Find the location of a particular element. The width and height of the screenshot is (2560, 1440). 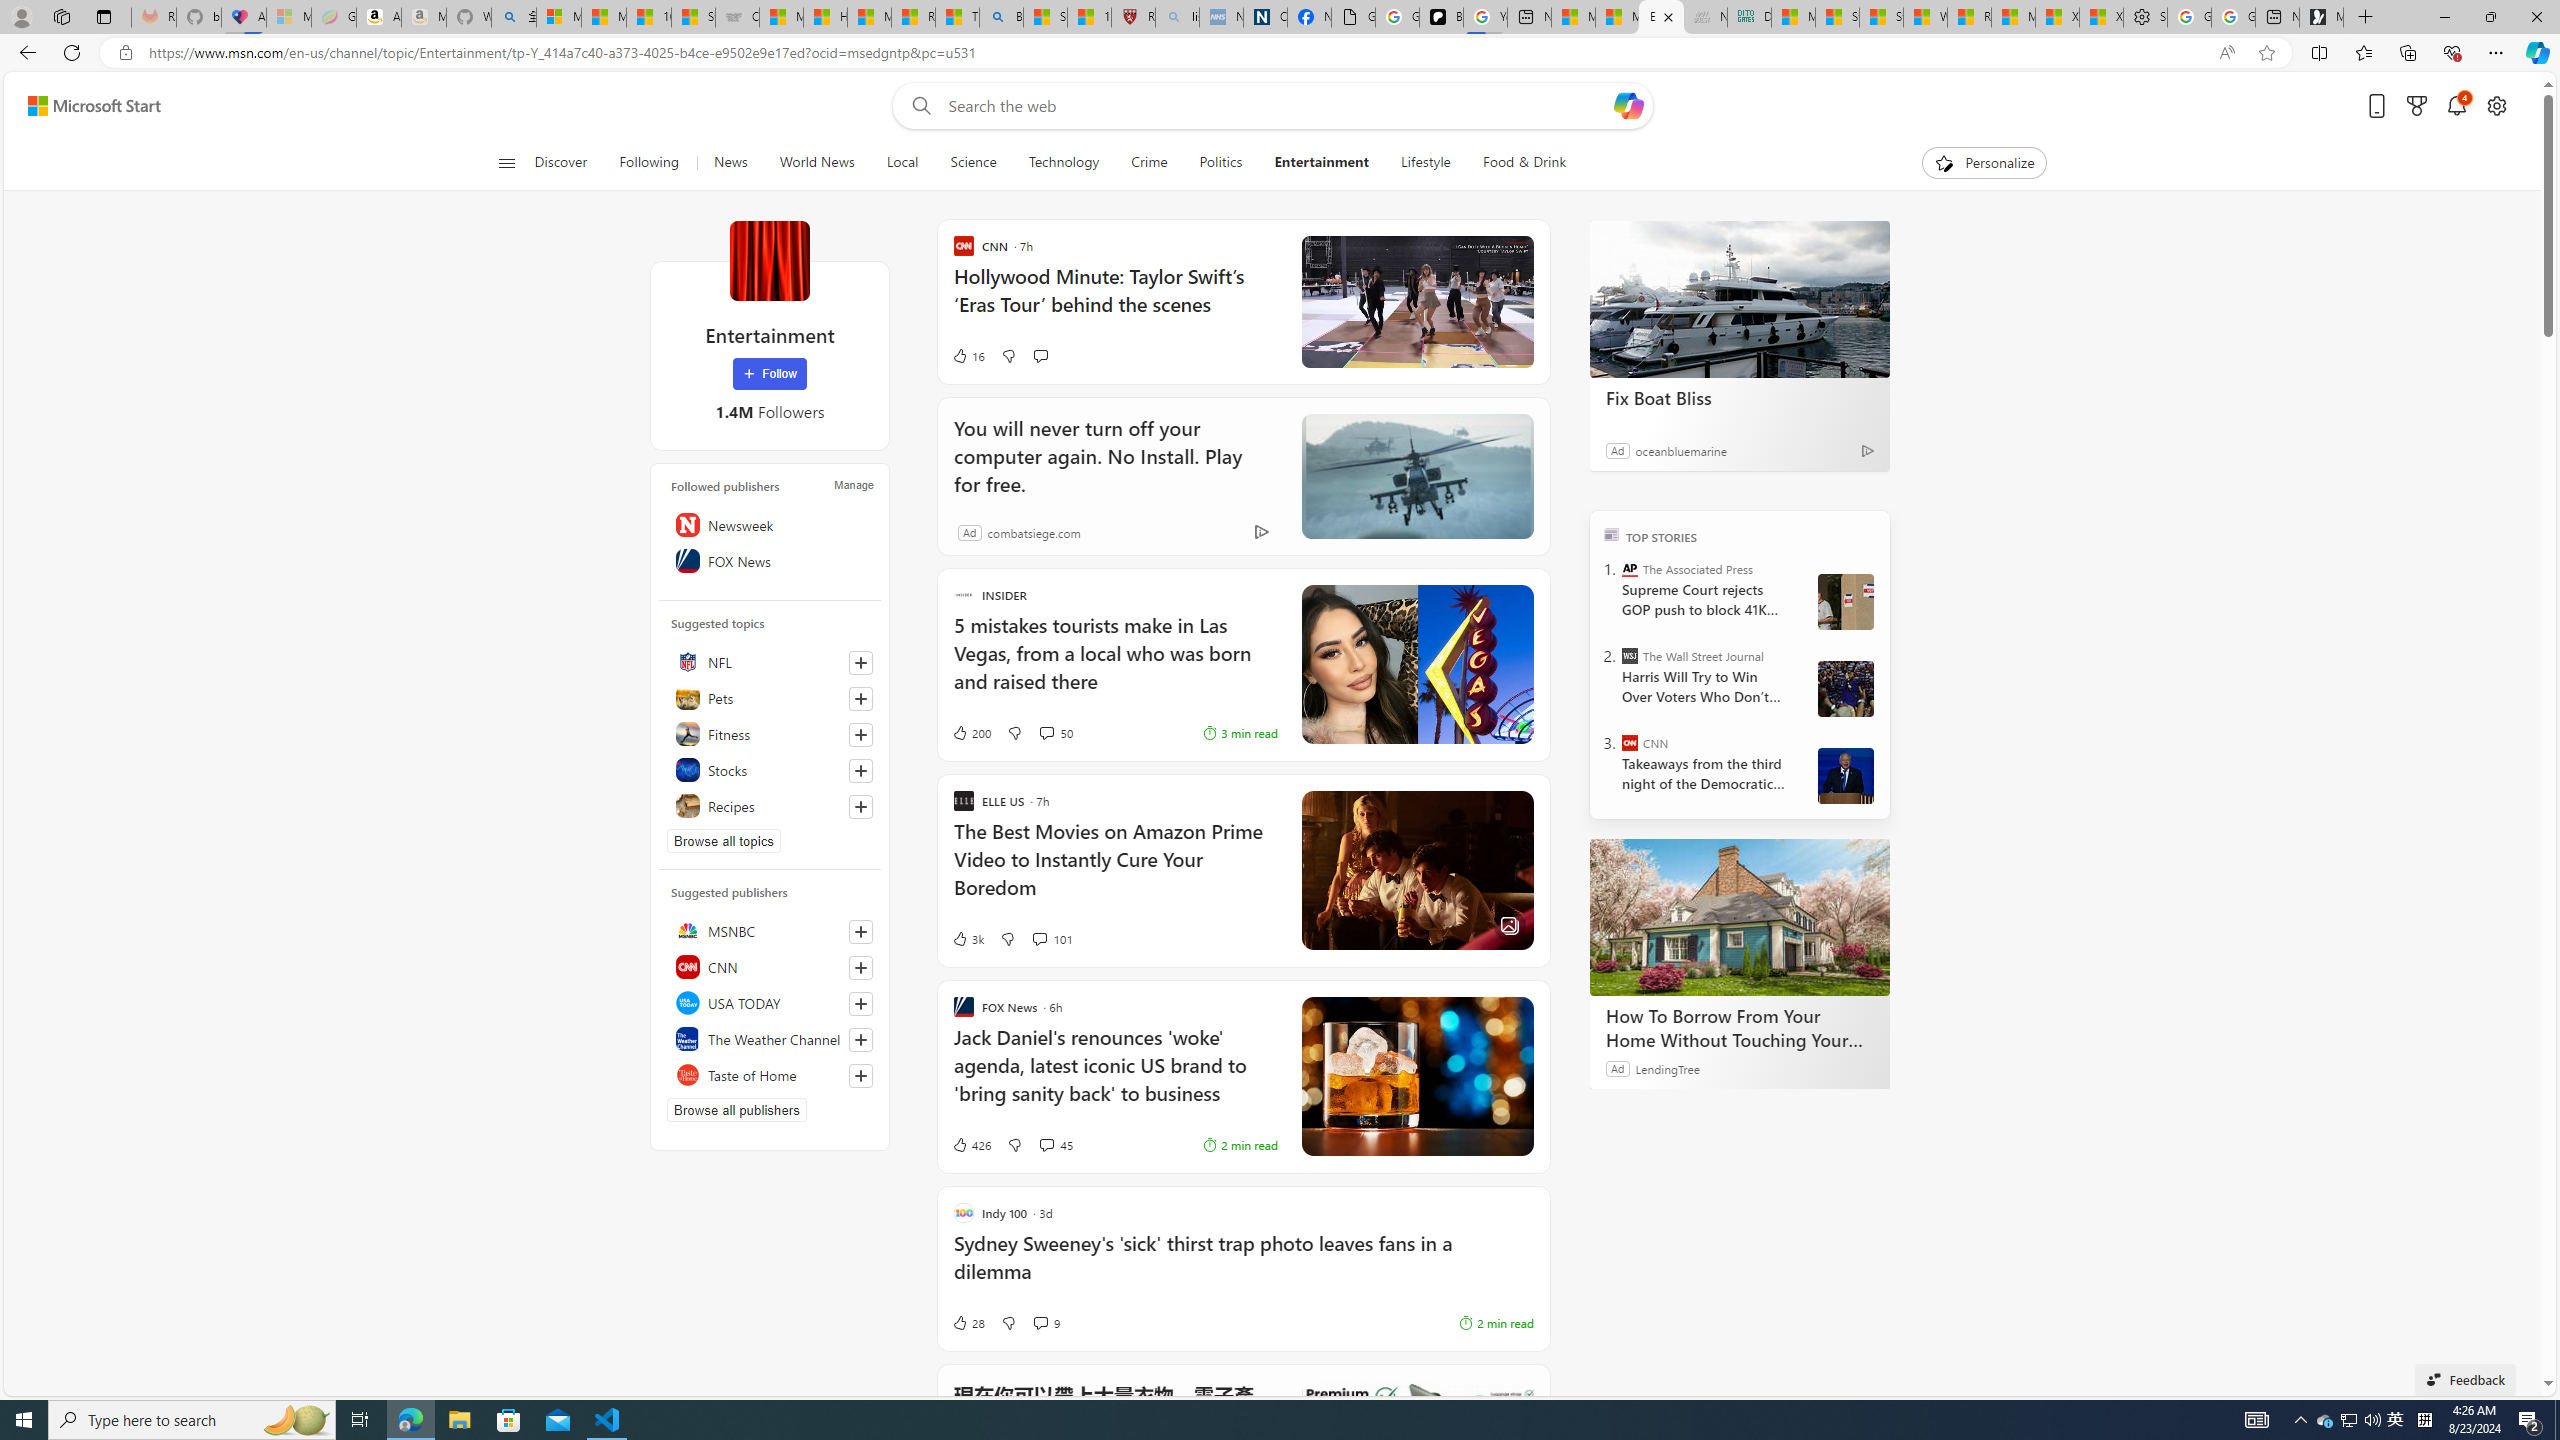

'Entertainment' is located at coordinates (1321, 162).